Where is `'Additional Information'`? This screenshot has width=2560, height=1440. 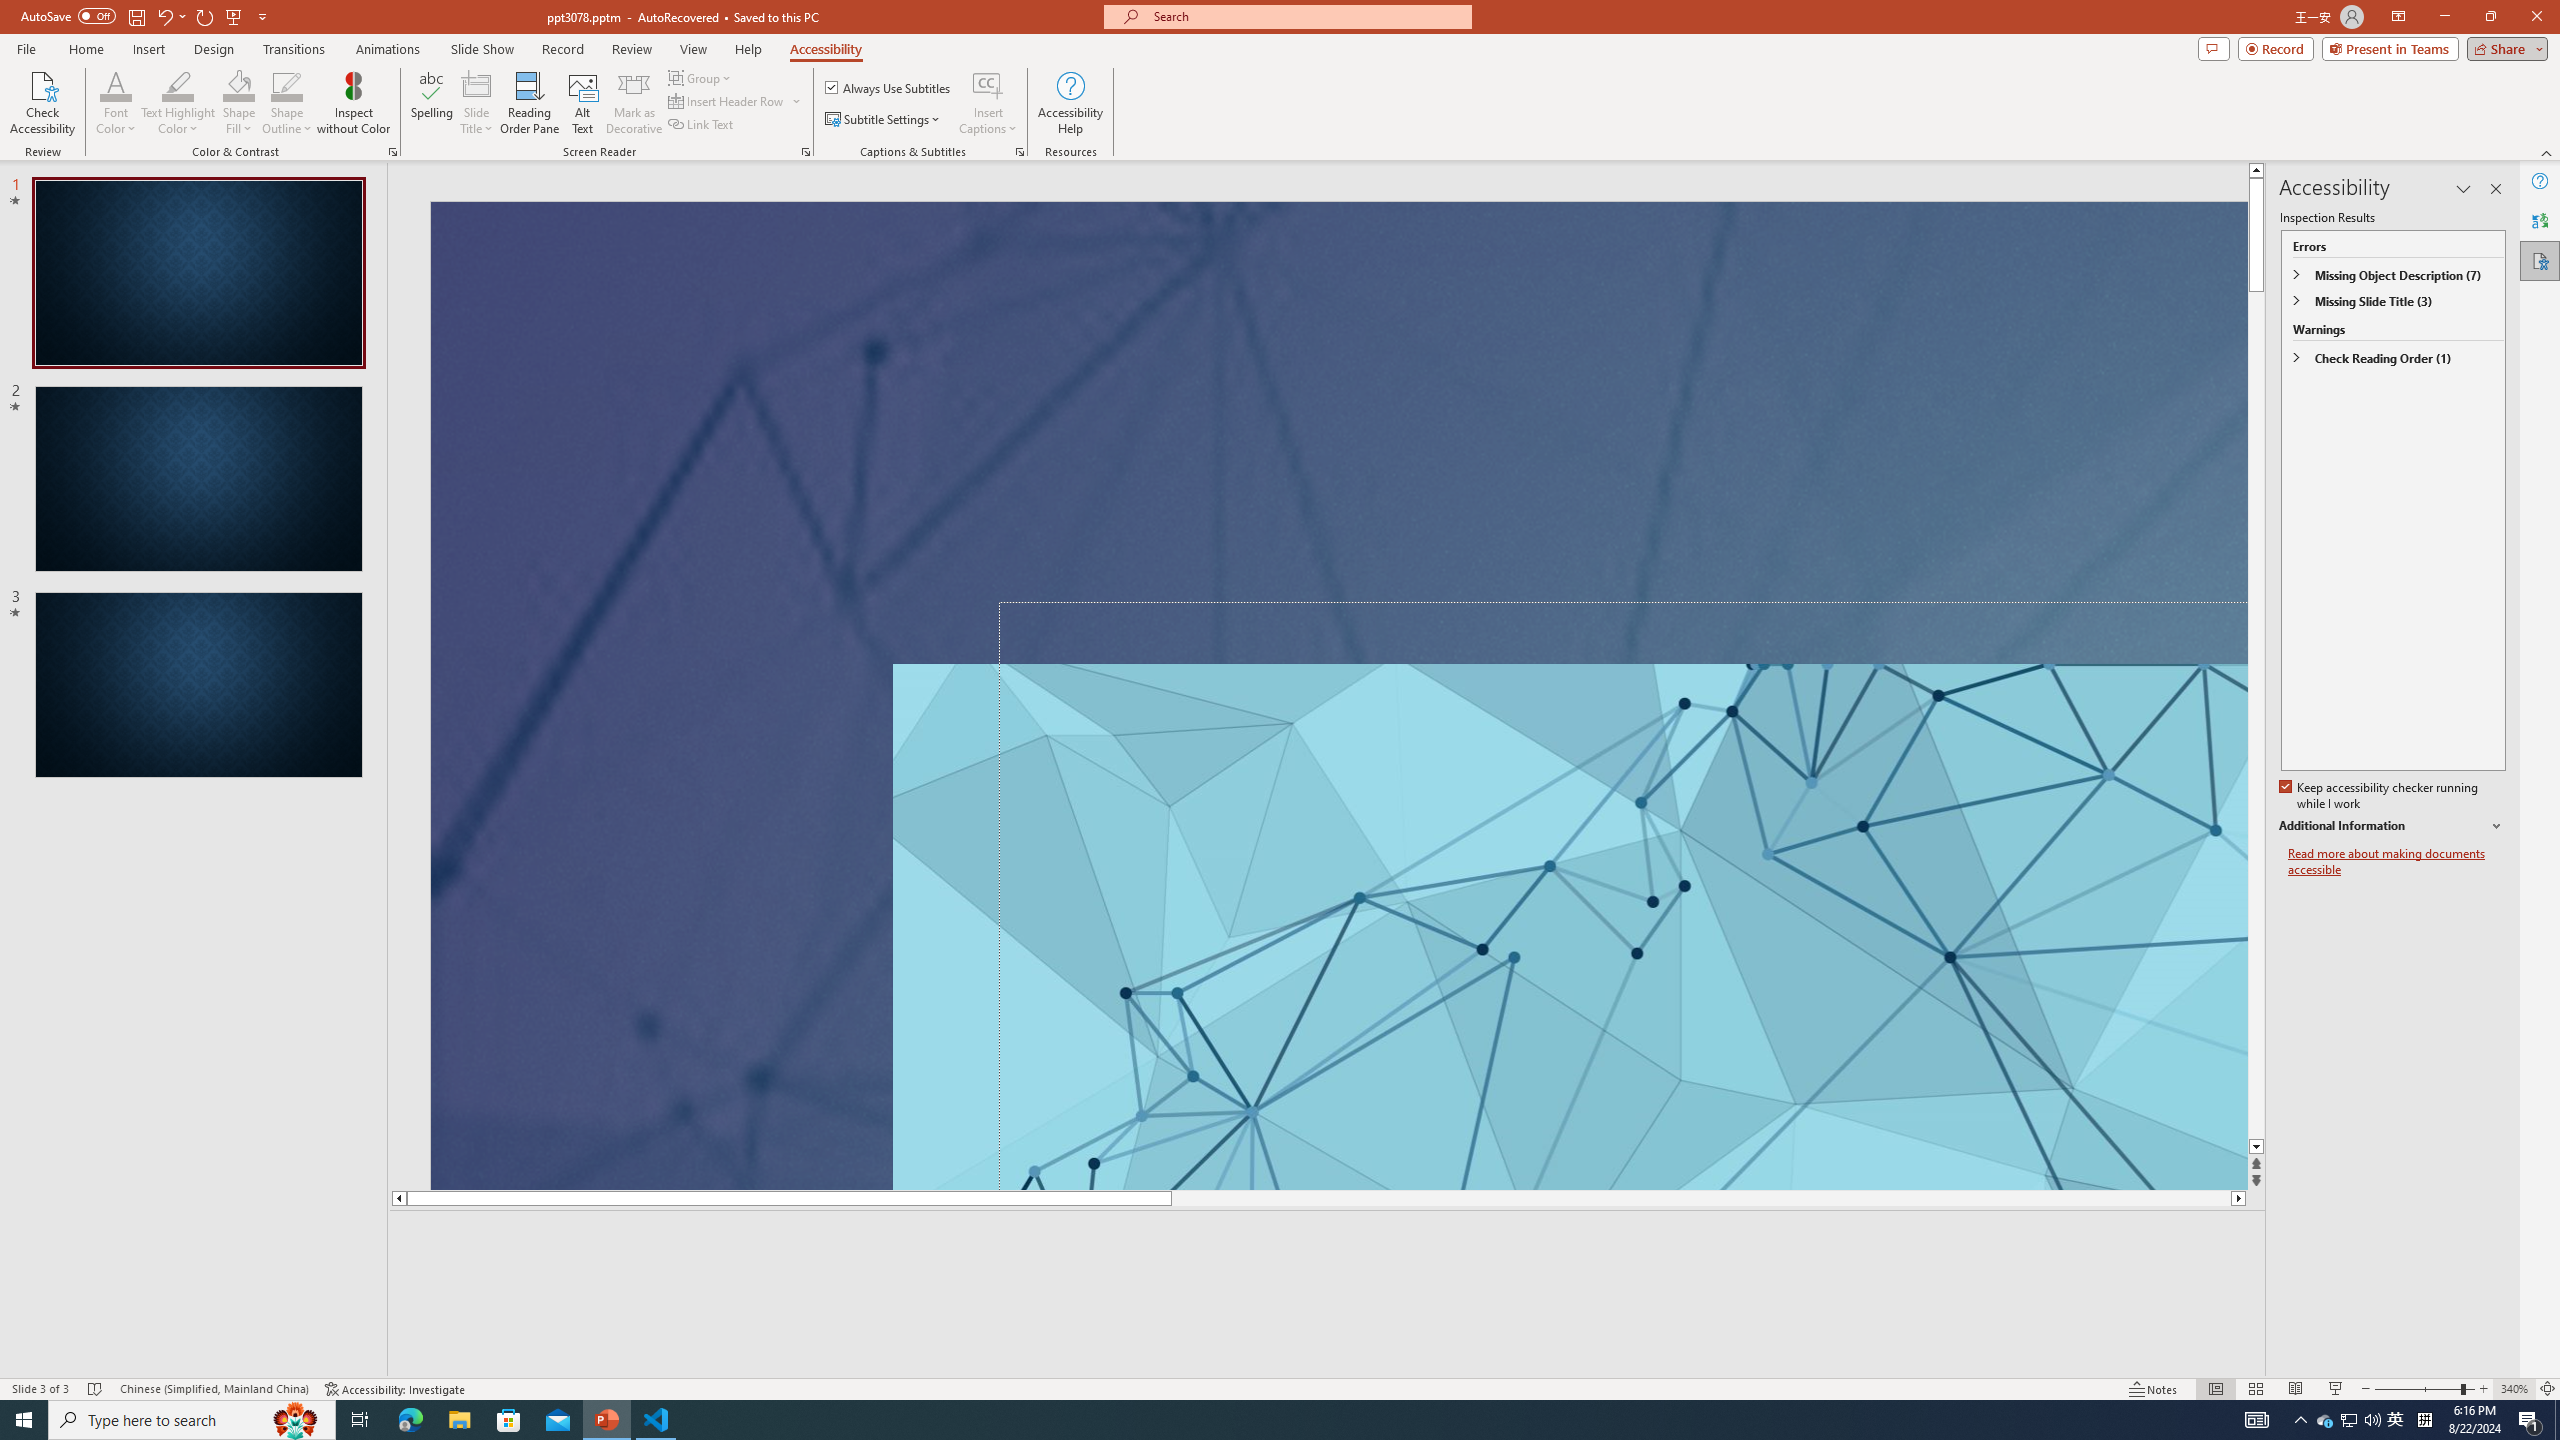
'Additional Information' is located at coordinates (2392, 826).